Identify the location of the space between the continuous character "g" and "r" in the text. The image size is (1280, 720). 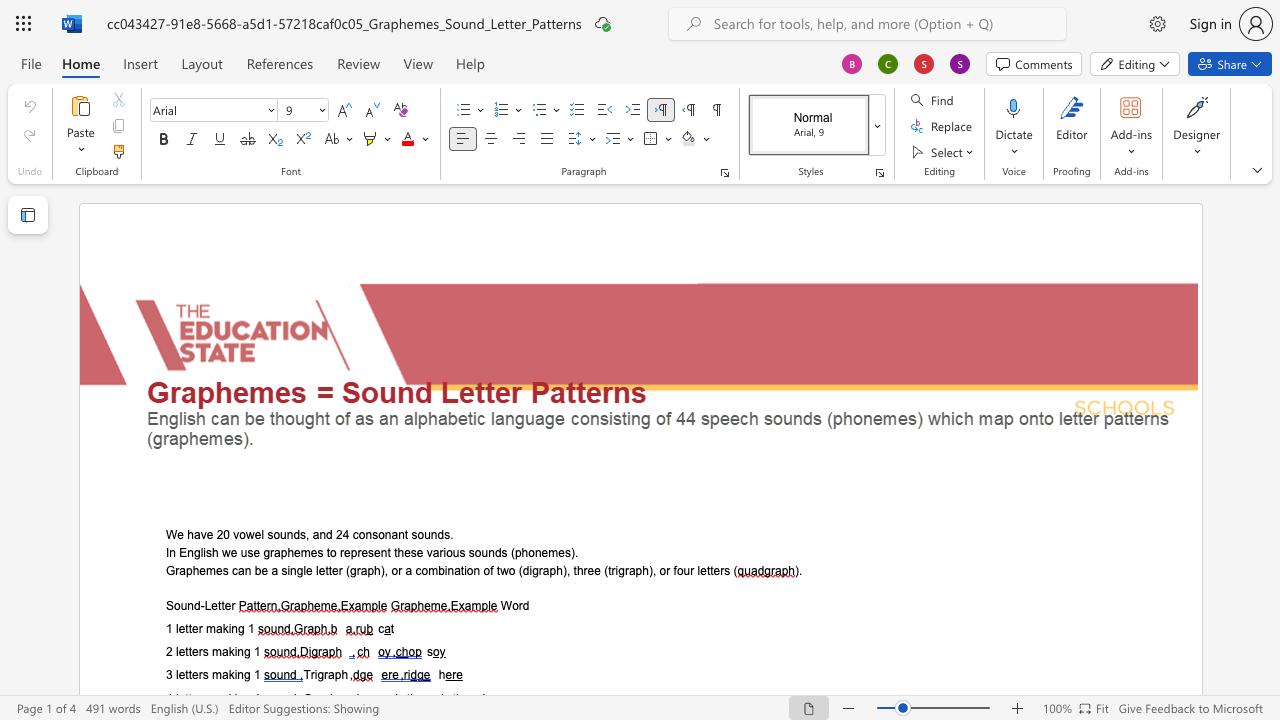
(323, 675).